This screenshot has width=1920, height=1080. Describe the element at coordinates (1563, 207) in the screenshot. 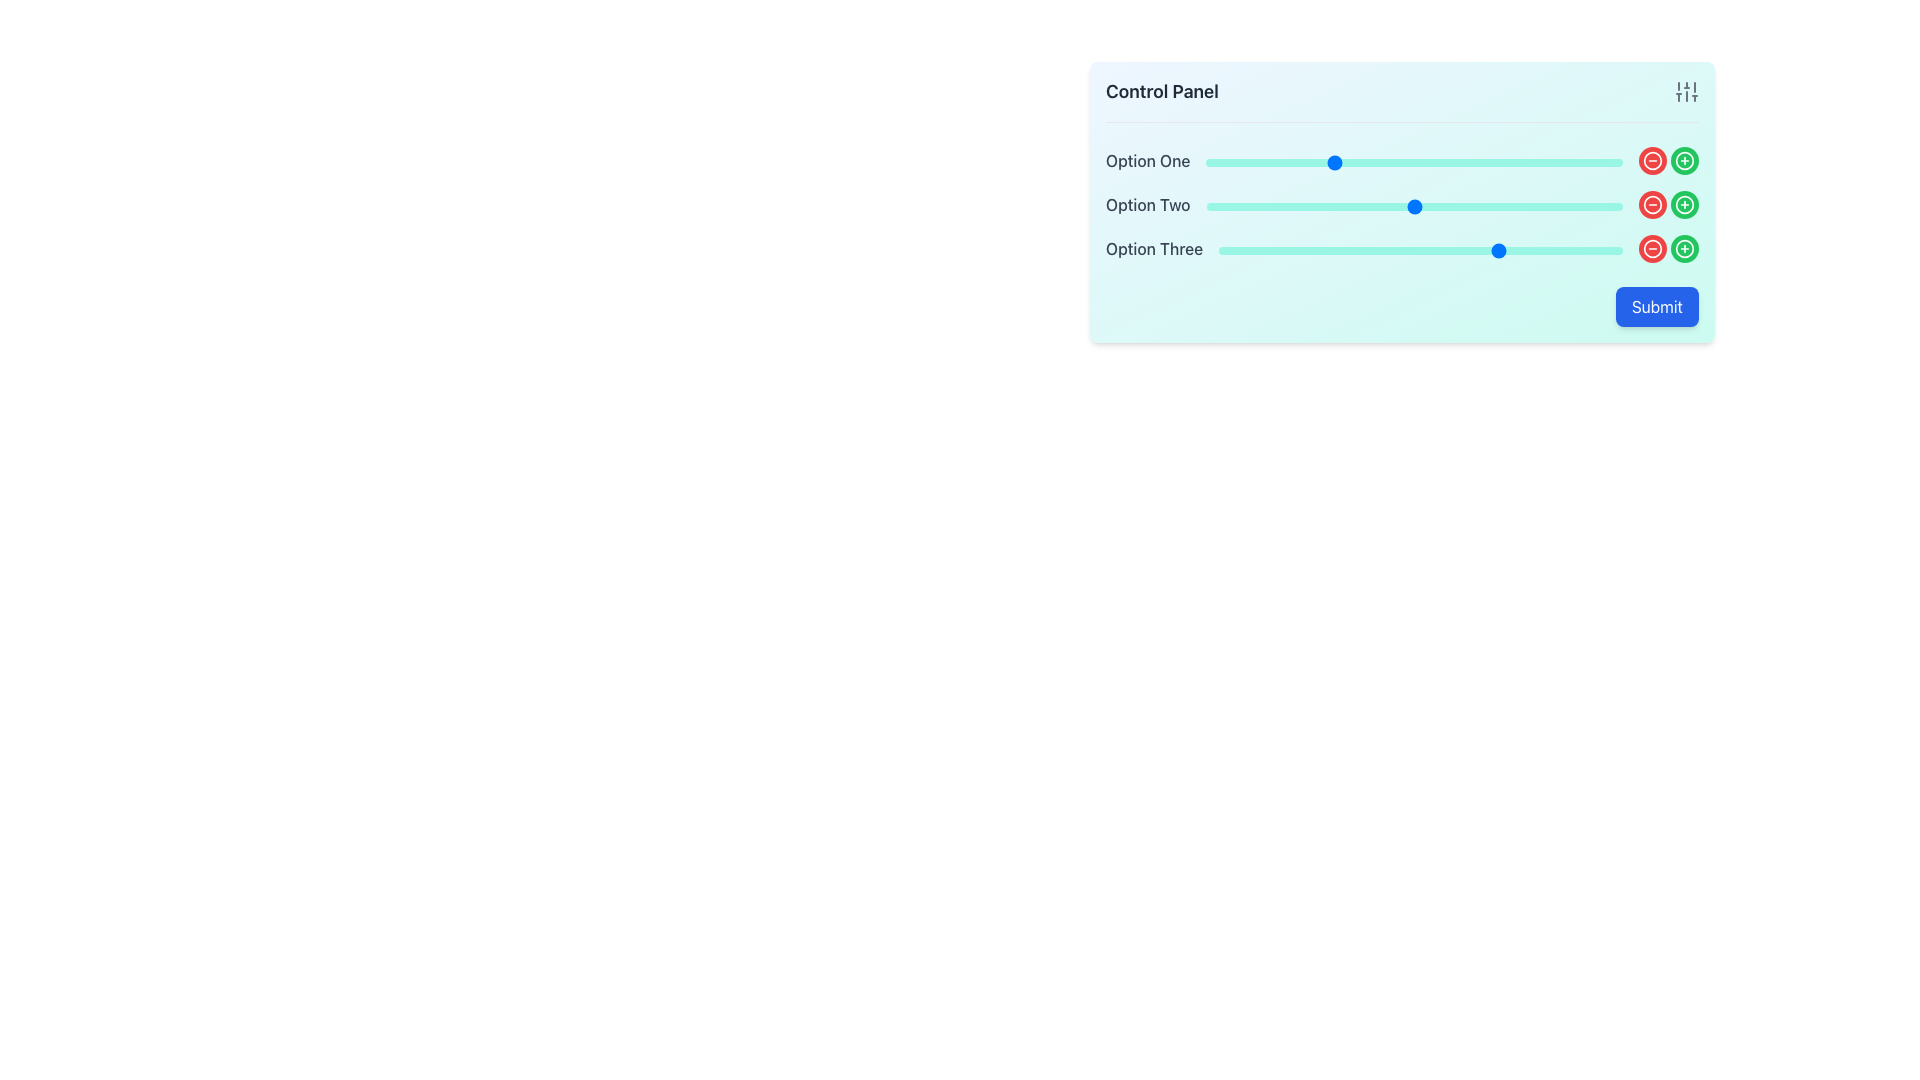

I see `the slider` at that location.